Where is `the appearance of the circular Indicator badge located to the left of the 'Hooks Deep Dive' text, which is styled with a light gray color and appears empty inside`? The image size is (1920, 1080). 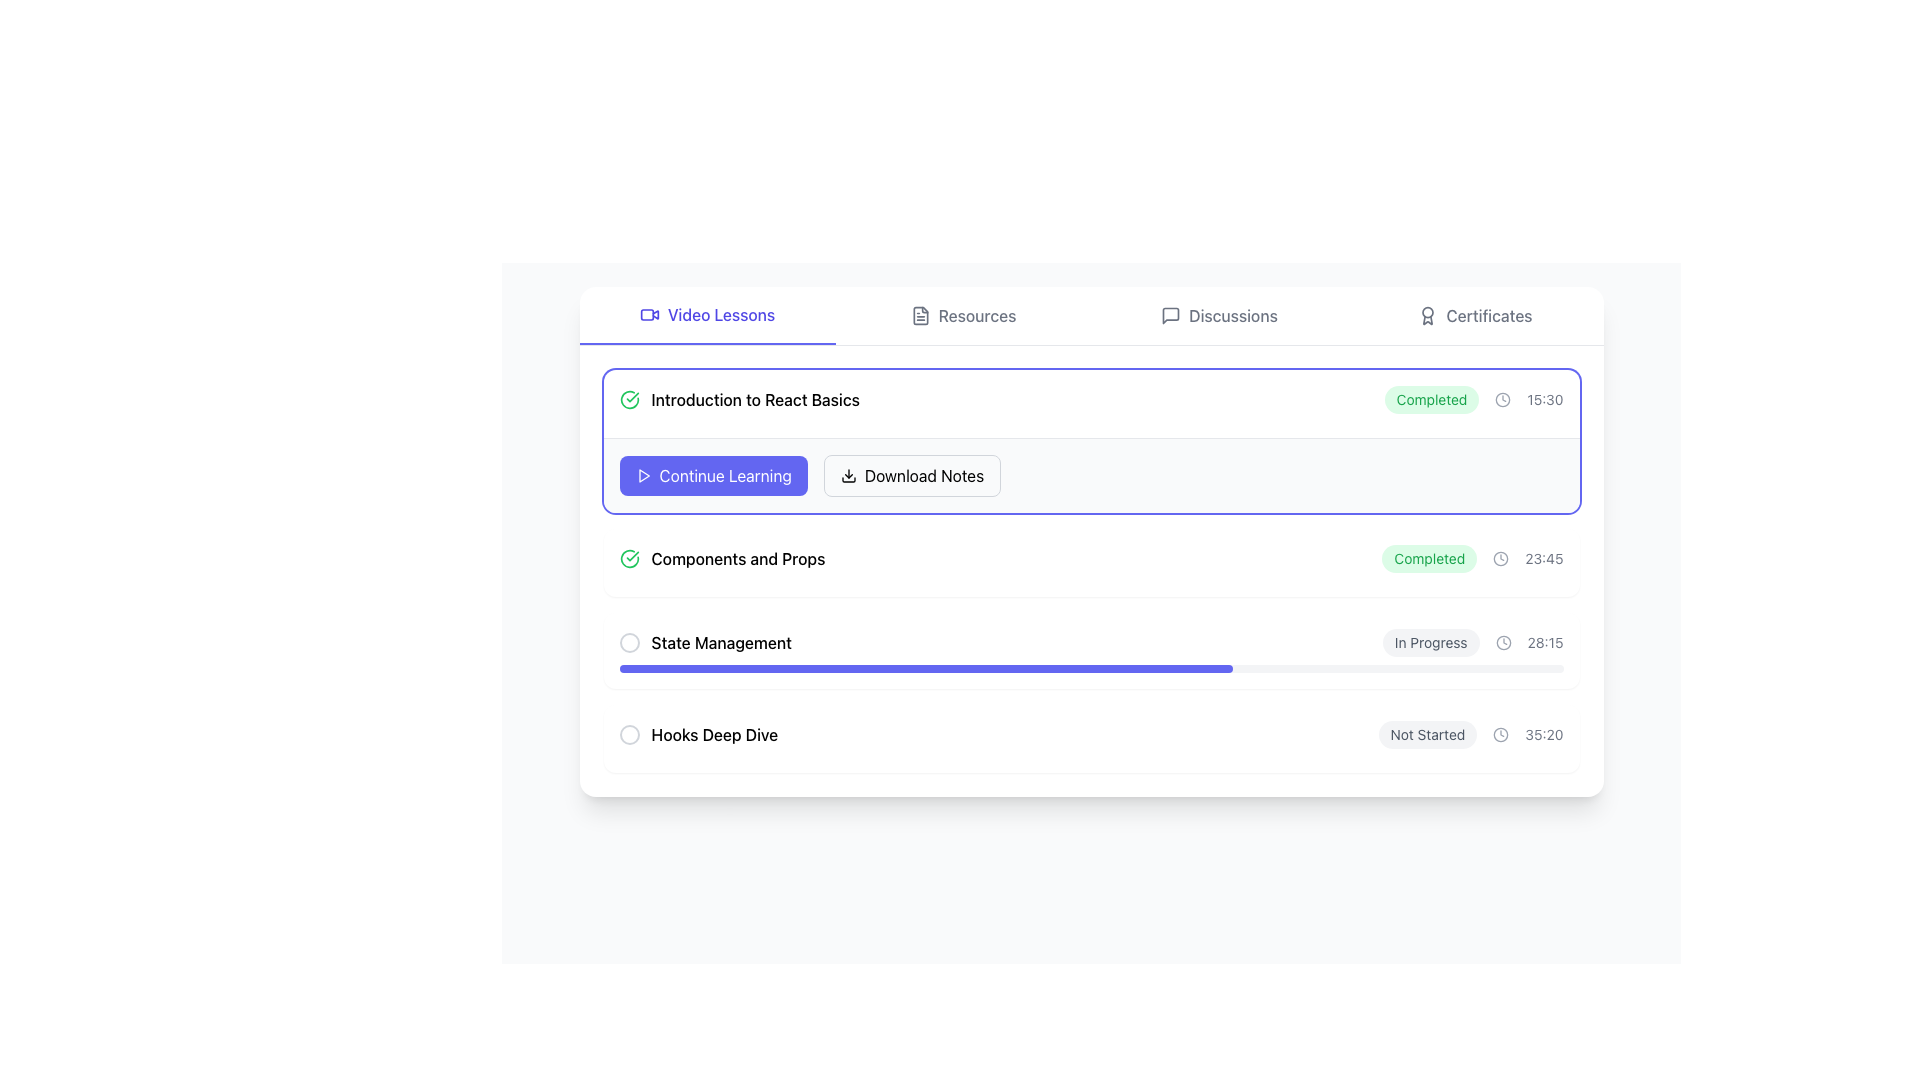 the appearance of the circular Indicator badge located to the left of the 'Hooks Deep Dive' text, which is styled with a light gray color and appears empty inside is located at coordinates (628, 735).